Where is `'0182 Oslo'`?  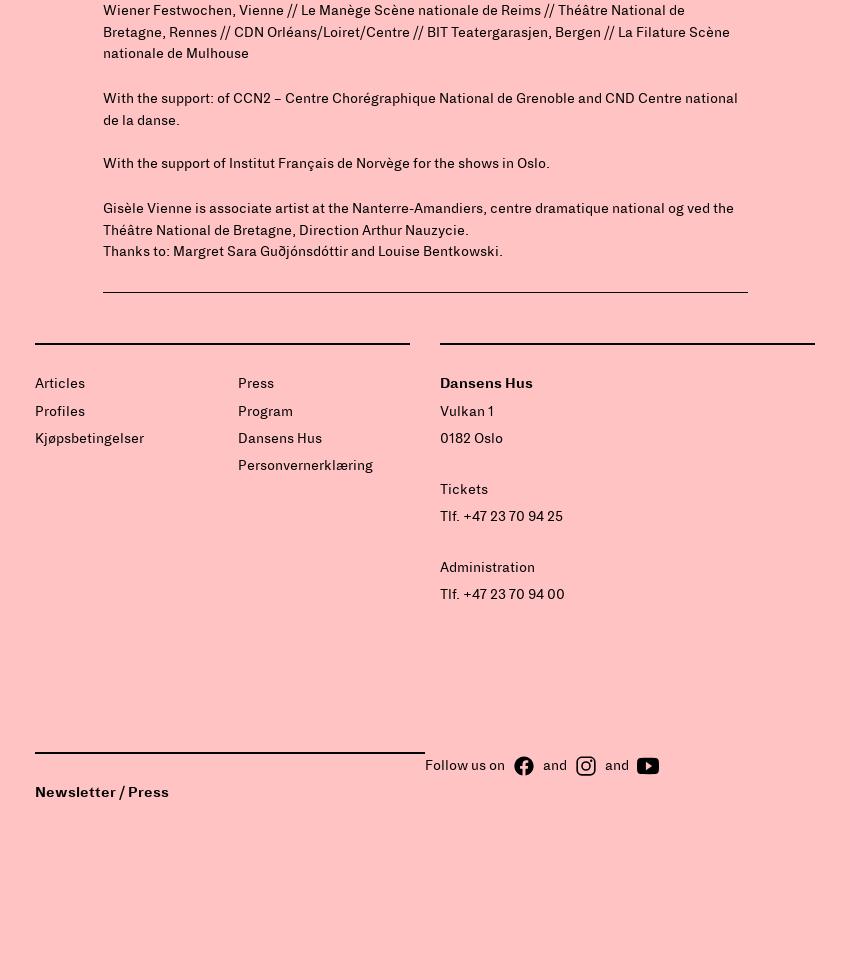
'0182 Oslo' is located at coordinates (471, 437).